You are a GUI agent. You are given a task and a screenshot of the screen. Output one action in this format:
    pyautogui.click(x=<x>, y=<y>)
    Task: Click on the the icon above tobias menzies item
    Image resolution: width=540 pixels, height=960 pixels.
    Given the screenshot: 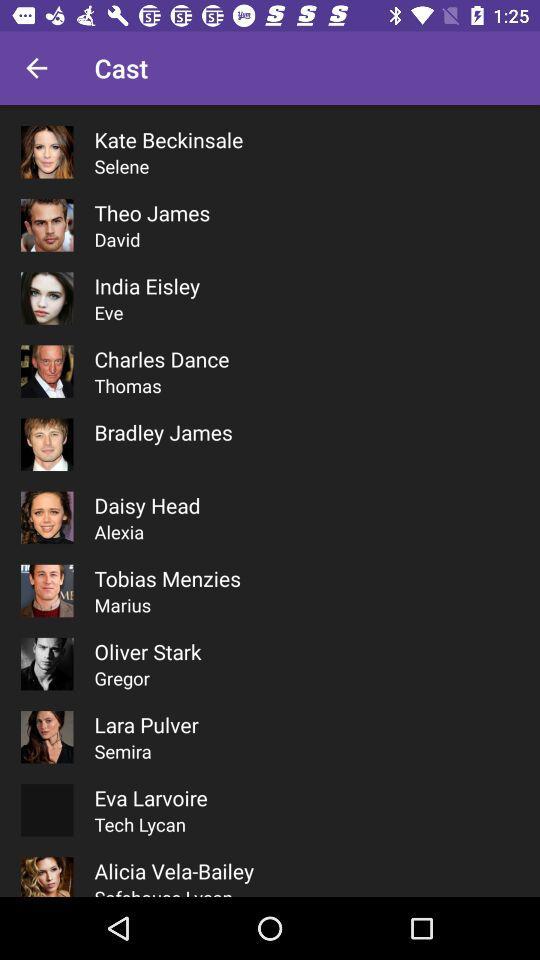 What is the action you would take?
    pyautogui.click(x=119, y=531)
    